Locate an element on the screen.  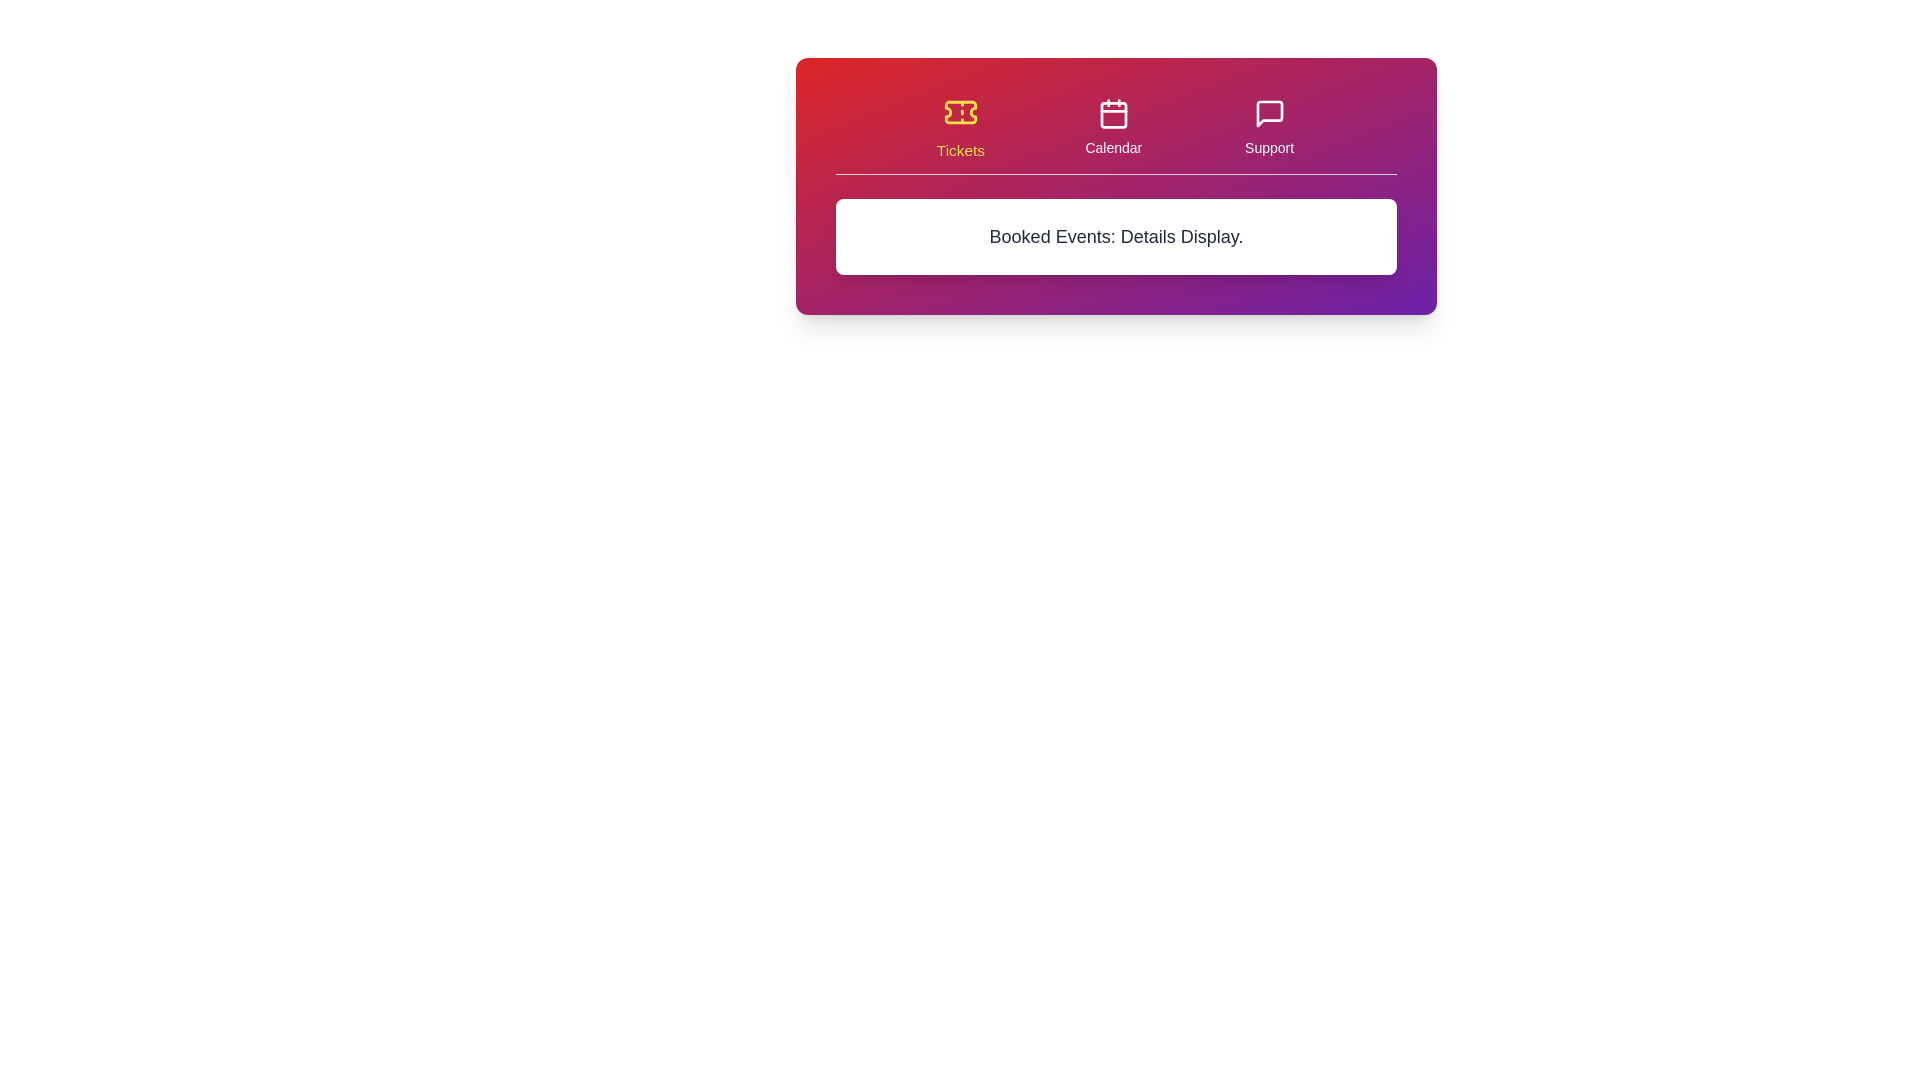
the Calendar tab to switch its content is located at coordinates (1112, 127).